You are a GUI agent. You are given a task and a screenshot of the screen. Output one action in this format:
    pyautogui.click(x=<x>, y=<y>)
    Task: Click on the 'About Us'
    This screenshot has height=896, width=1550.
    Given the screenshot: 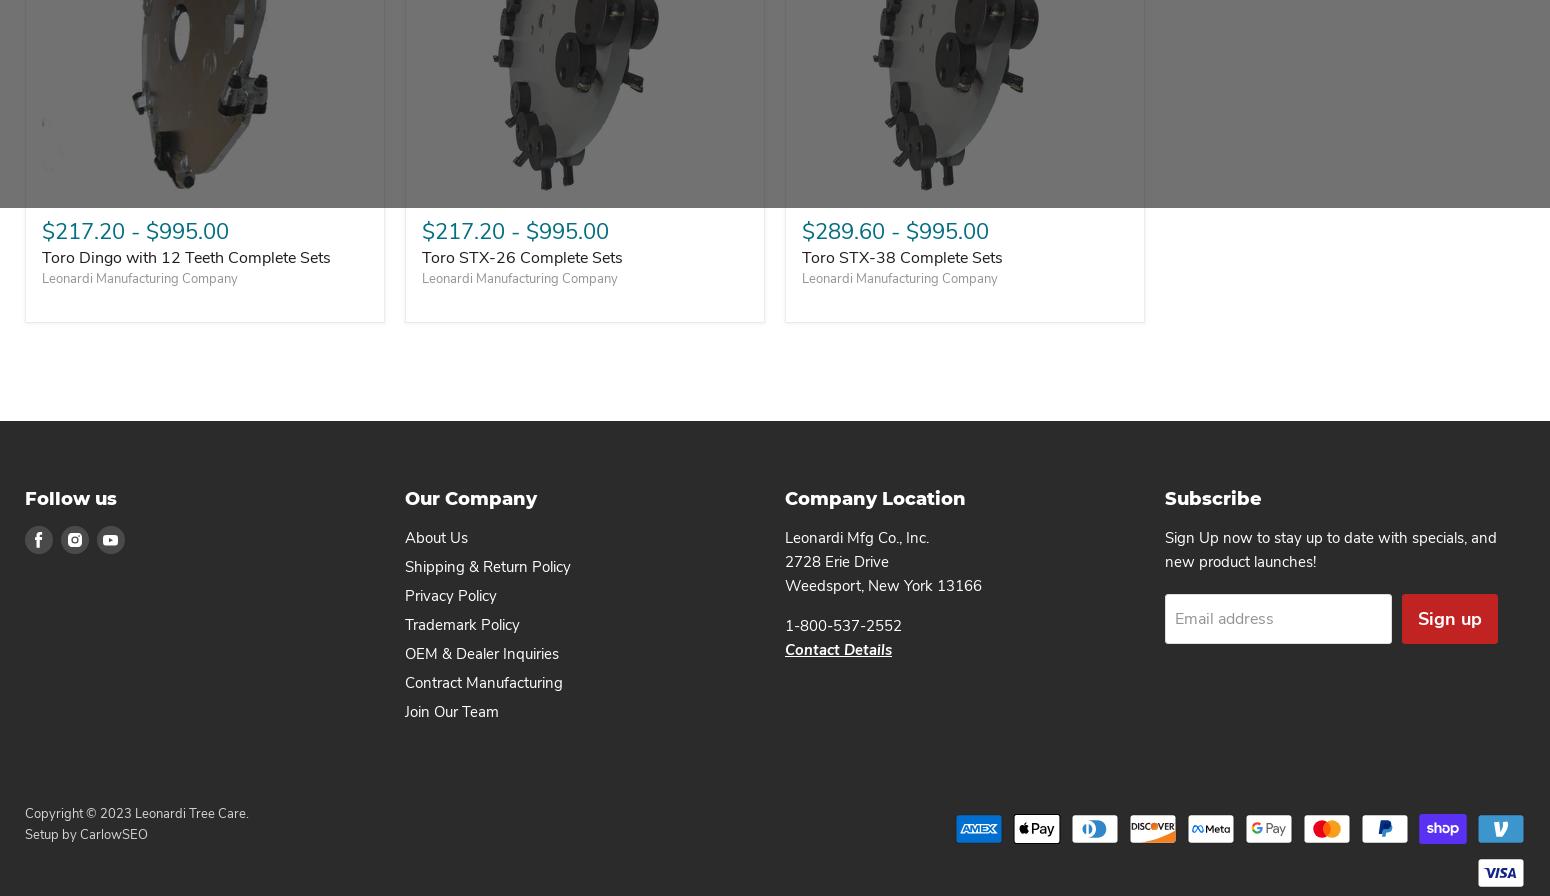 What is the action you would take?
    pyautogui.click(x=436, y=536)
    